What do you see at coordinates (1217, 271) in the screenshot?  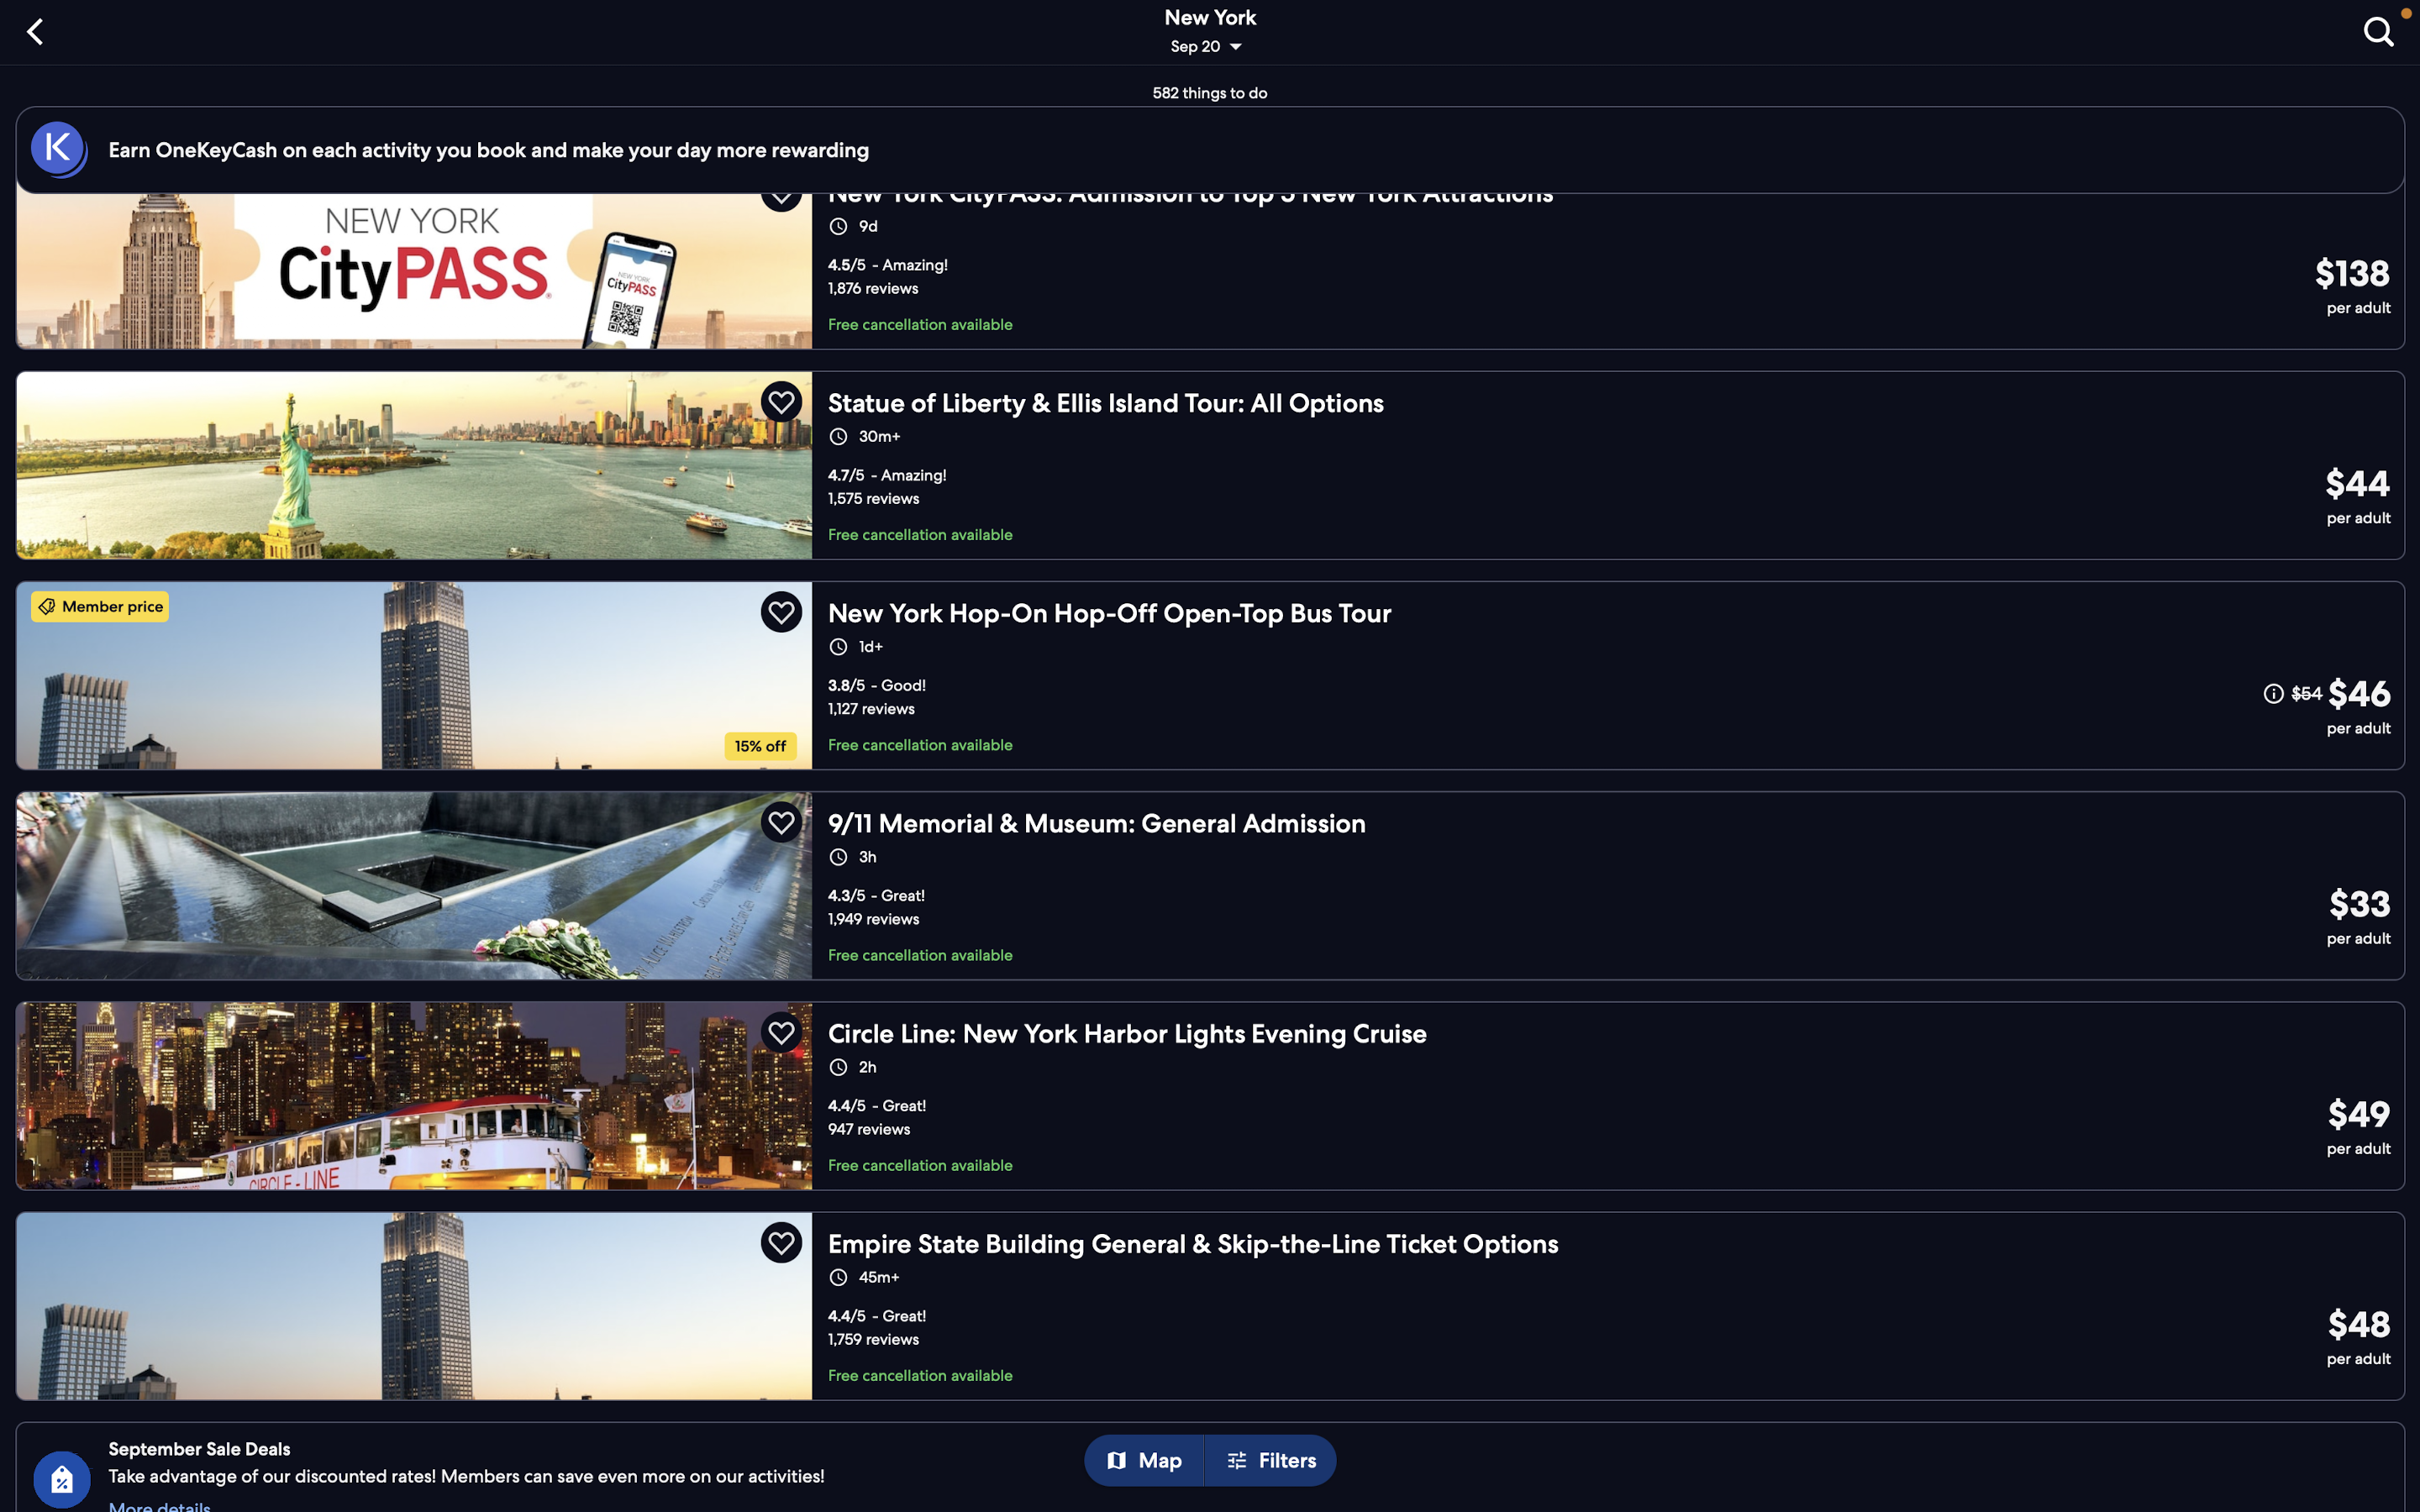 I see `Please choose the "citypass newyork" to check out the available packages` at bounding box center [1217, 271].